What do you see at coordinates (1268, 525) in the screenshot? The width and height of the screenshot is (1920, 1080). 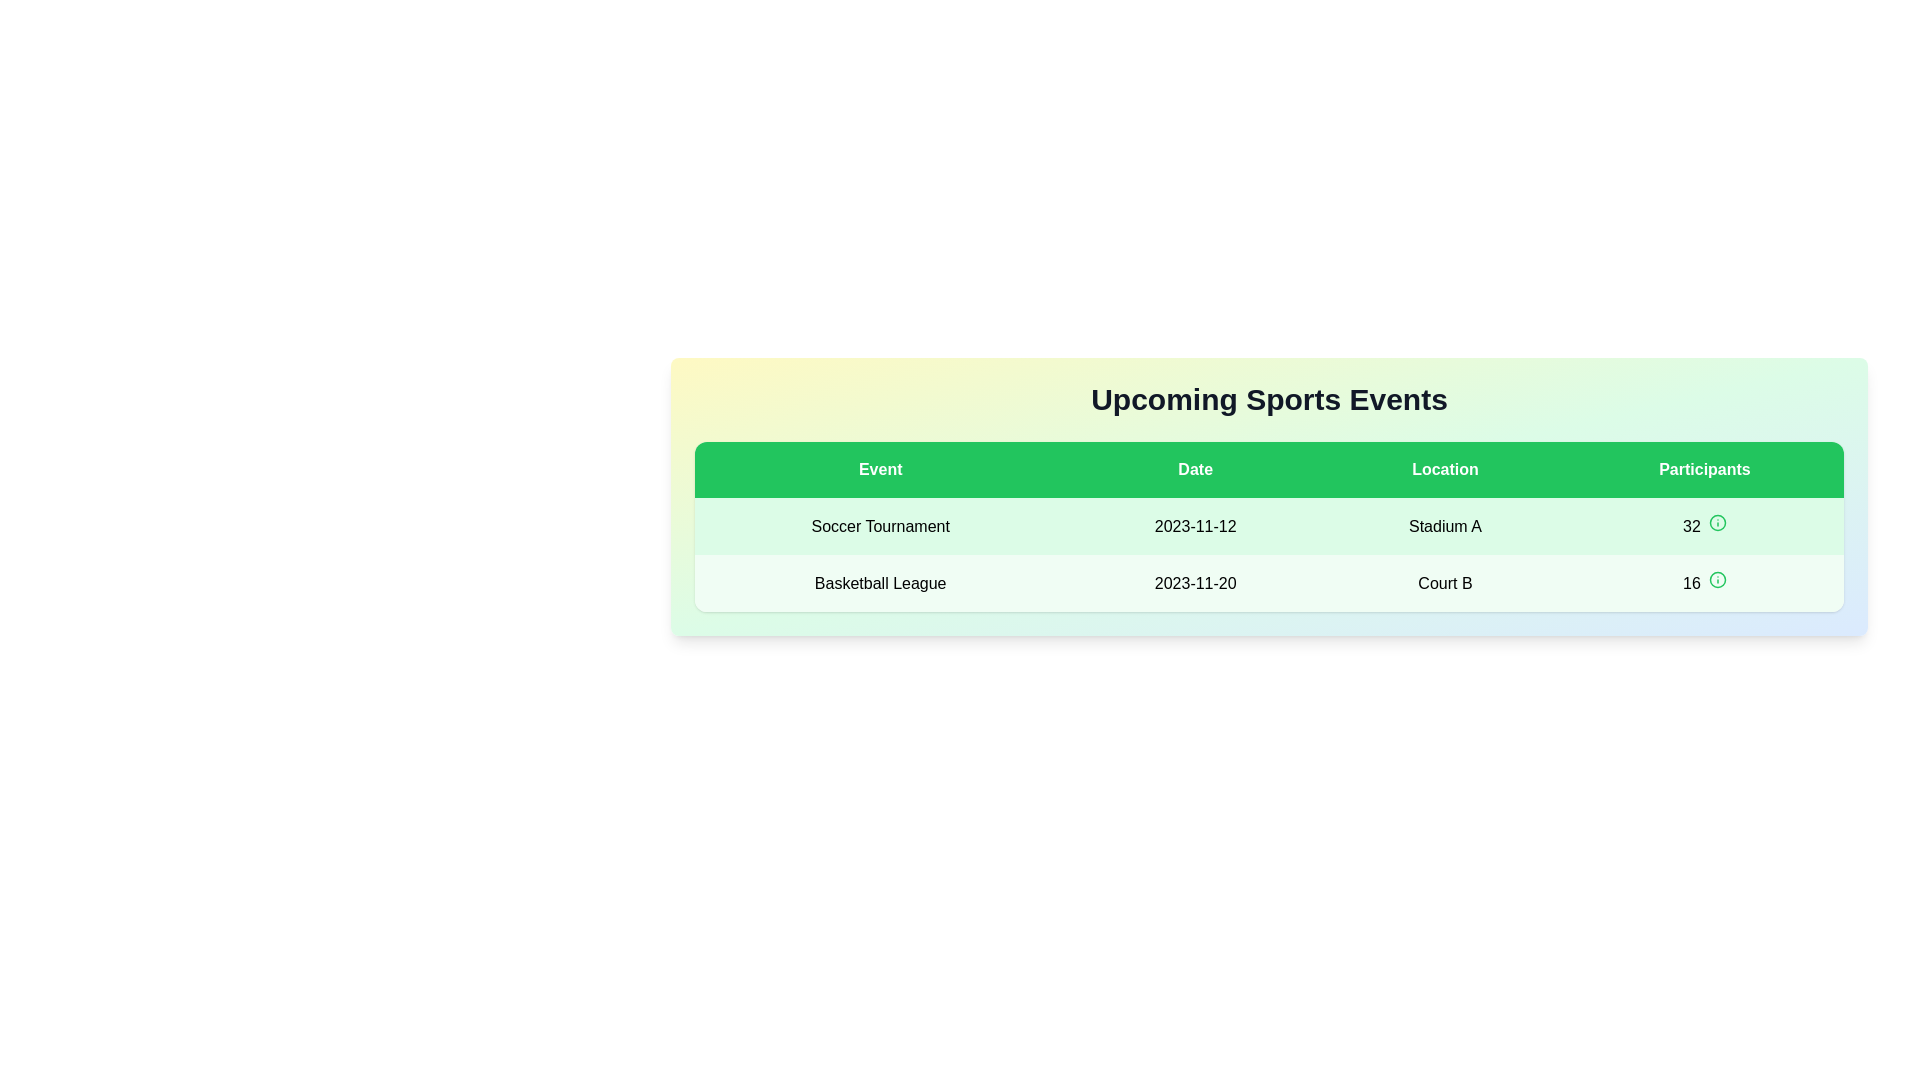 I see `the interactive element within the first row of the 'Upcoming Sports Events' table` at bounding box center [1268, 525].